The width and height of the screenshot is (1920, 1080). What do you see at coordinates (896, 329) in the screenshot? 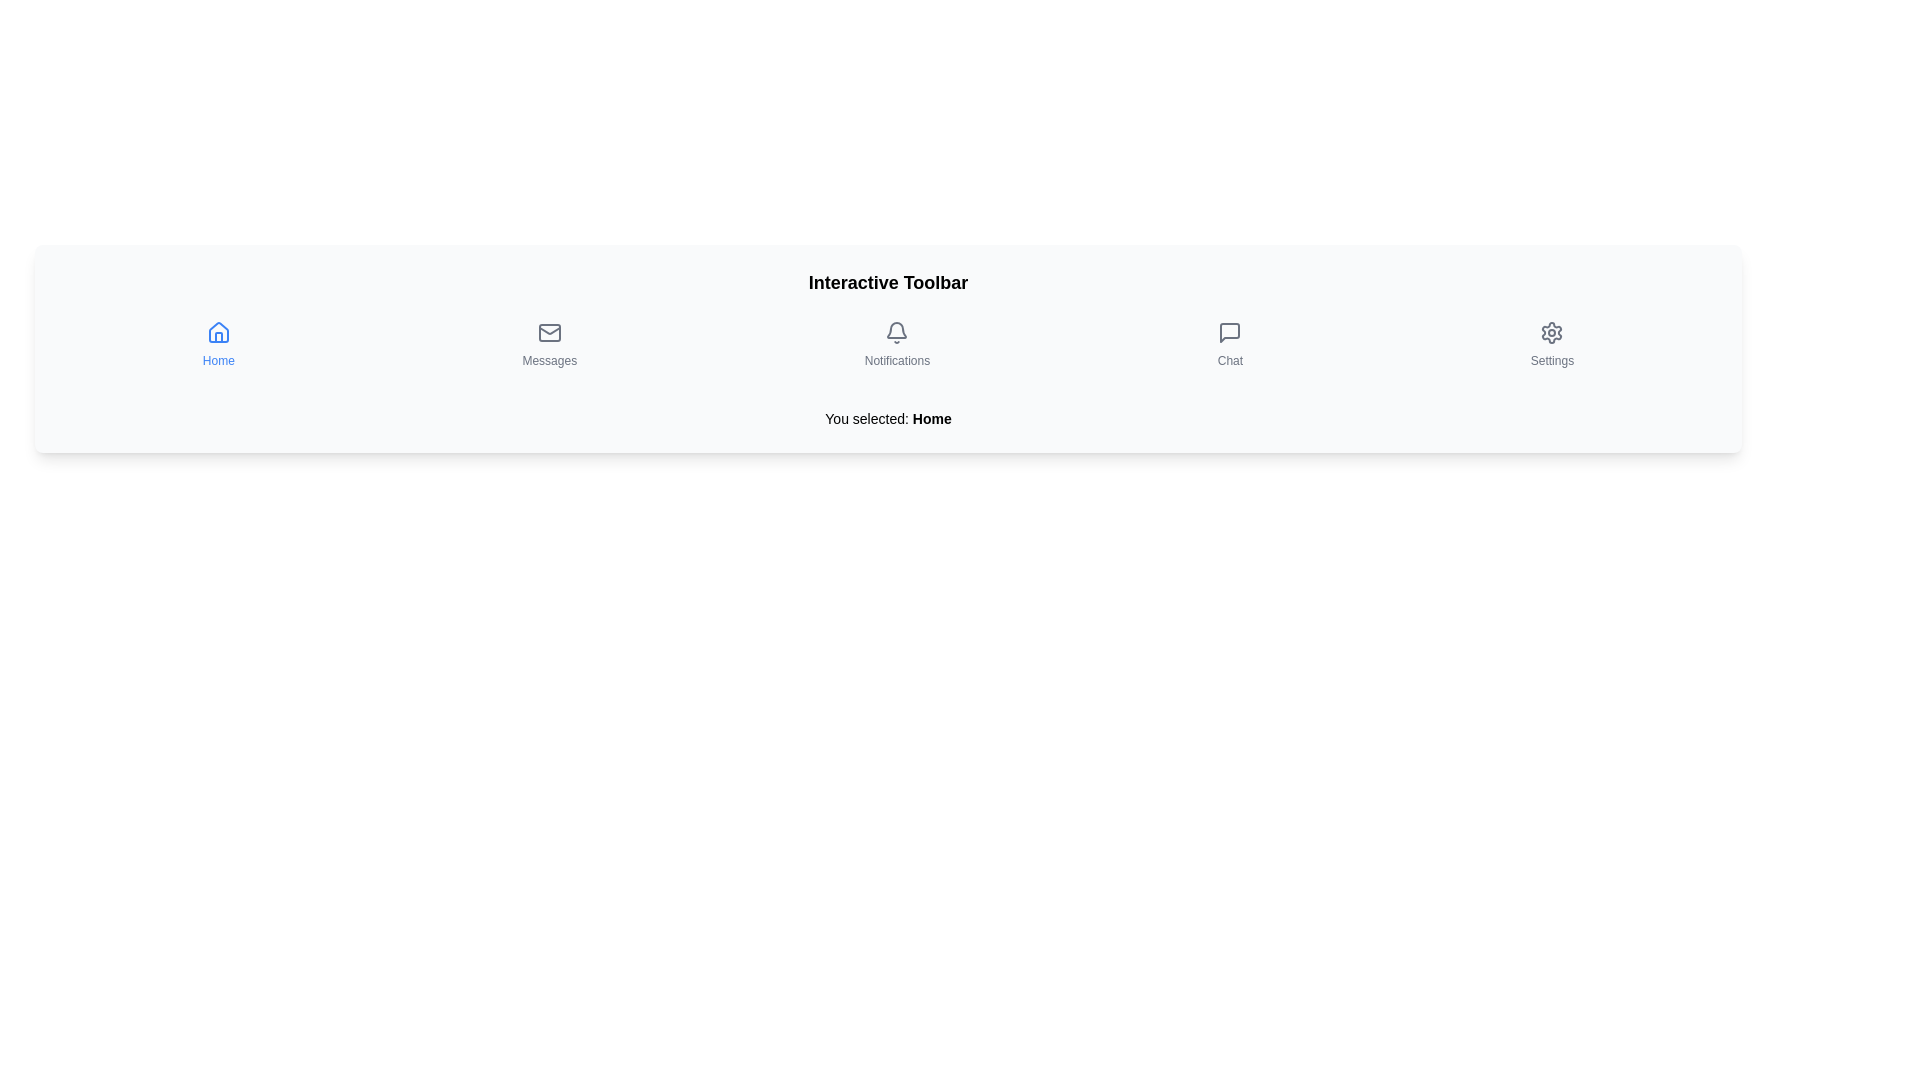
I see `the notification icon located above the 'Notifications' label` at bounding box center [896, 329].